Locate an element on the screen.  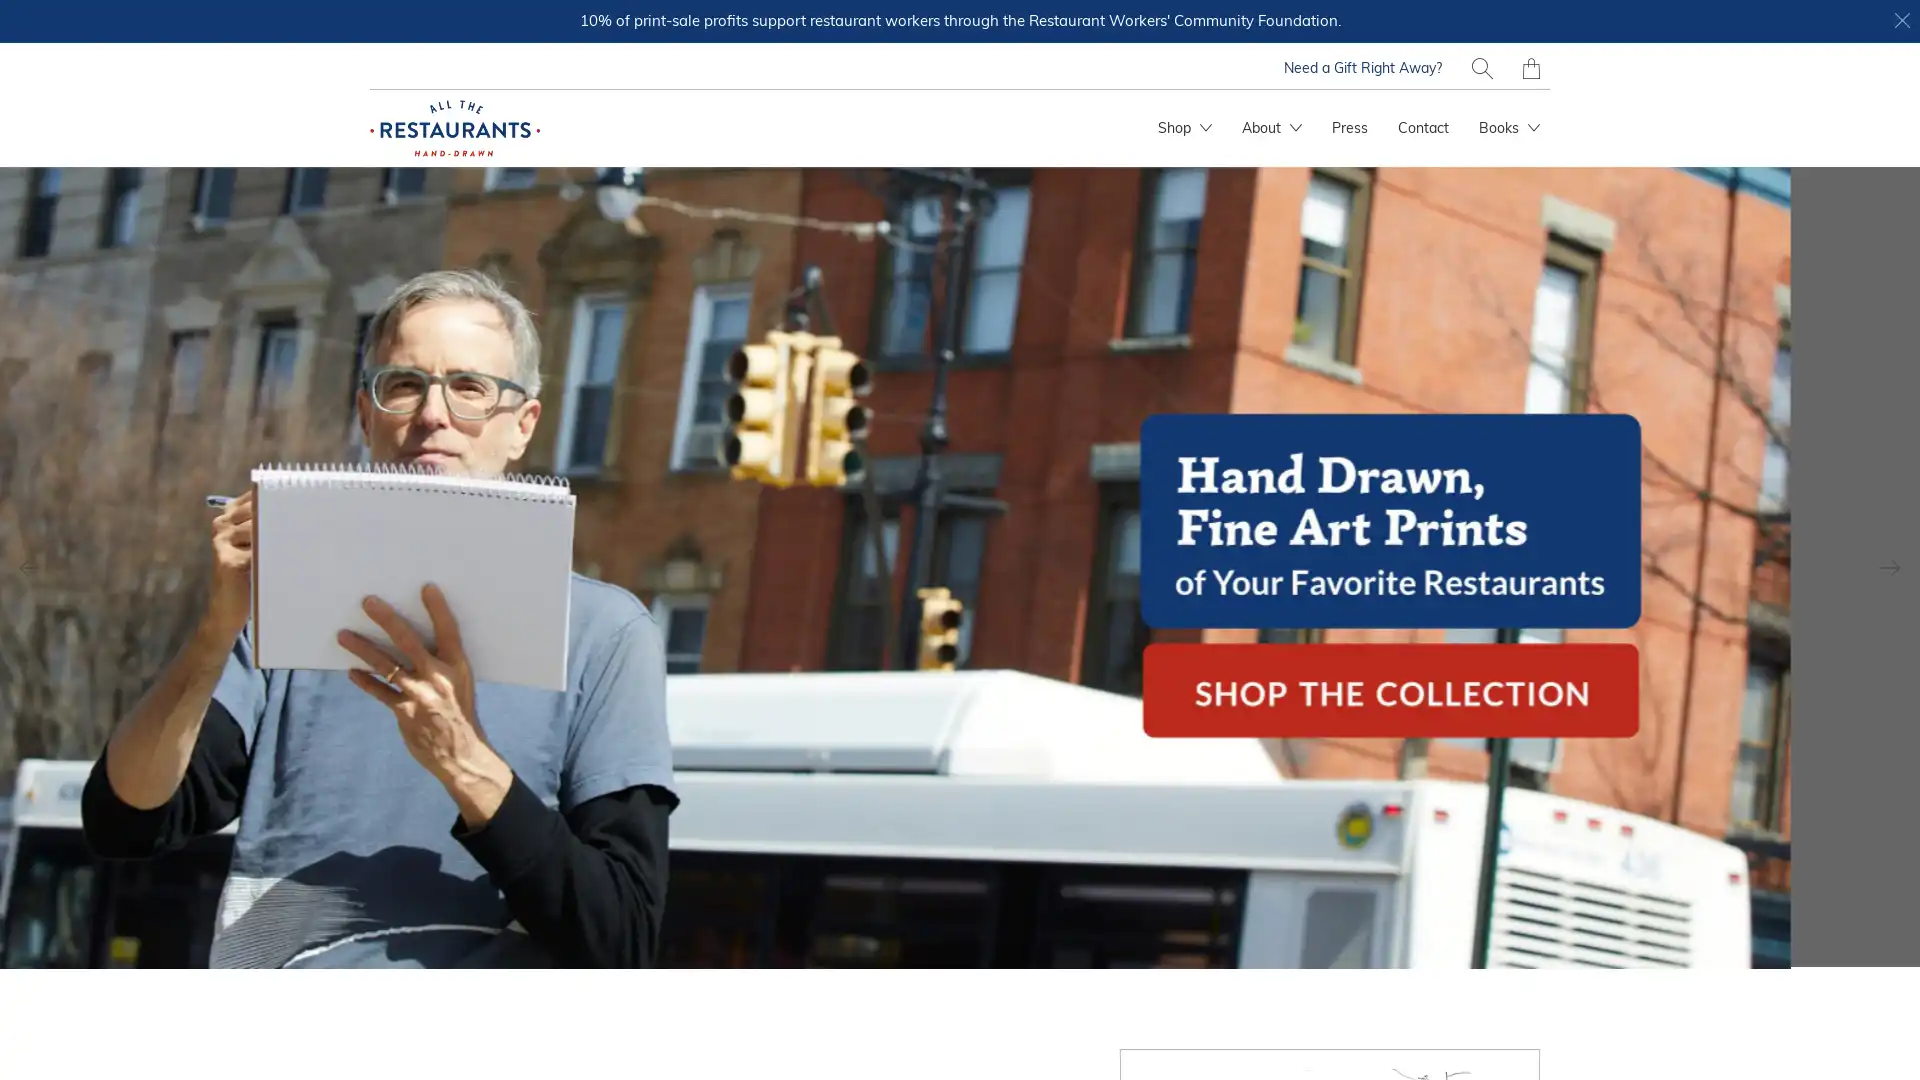
Next is located at coordinates (1889, 567).